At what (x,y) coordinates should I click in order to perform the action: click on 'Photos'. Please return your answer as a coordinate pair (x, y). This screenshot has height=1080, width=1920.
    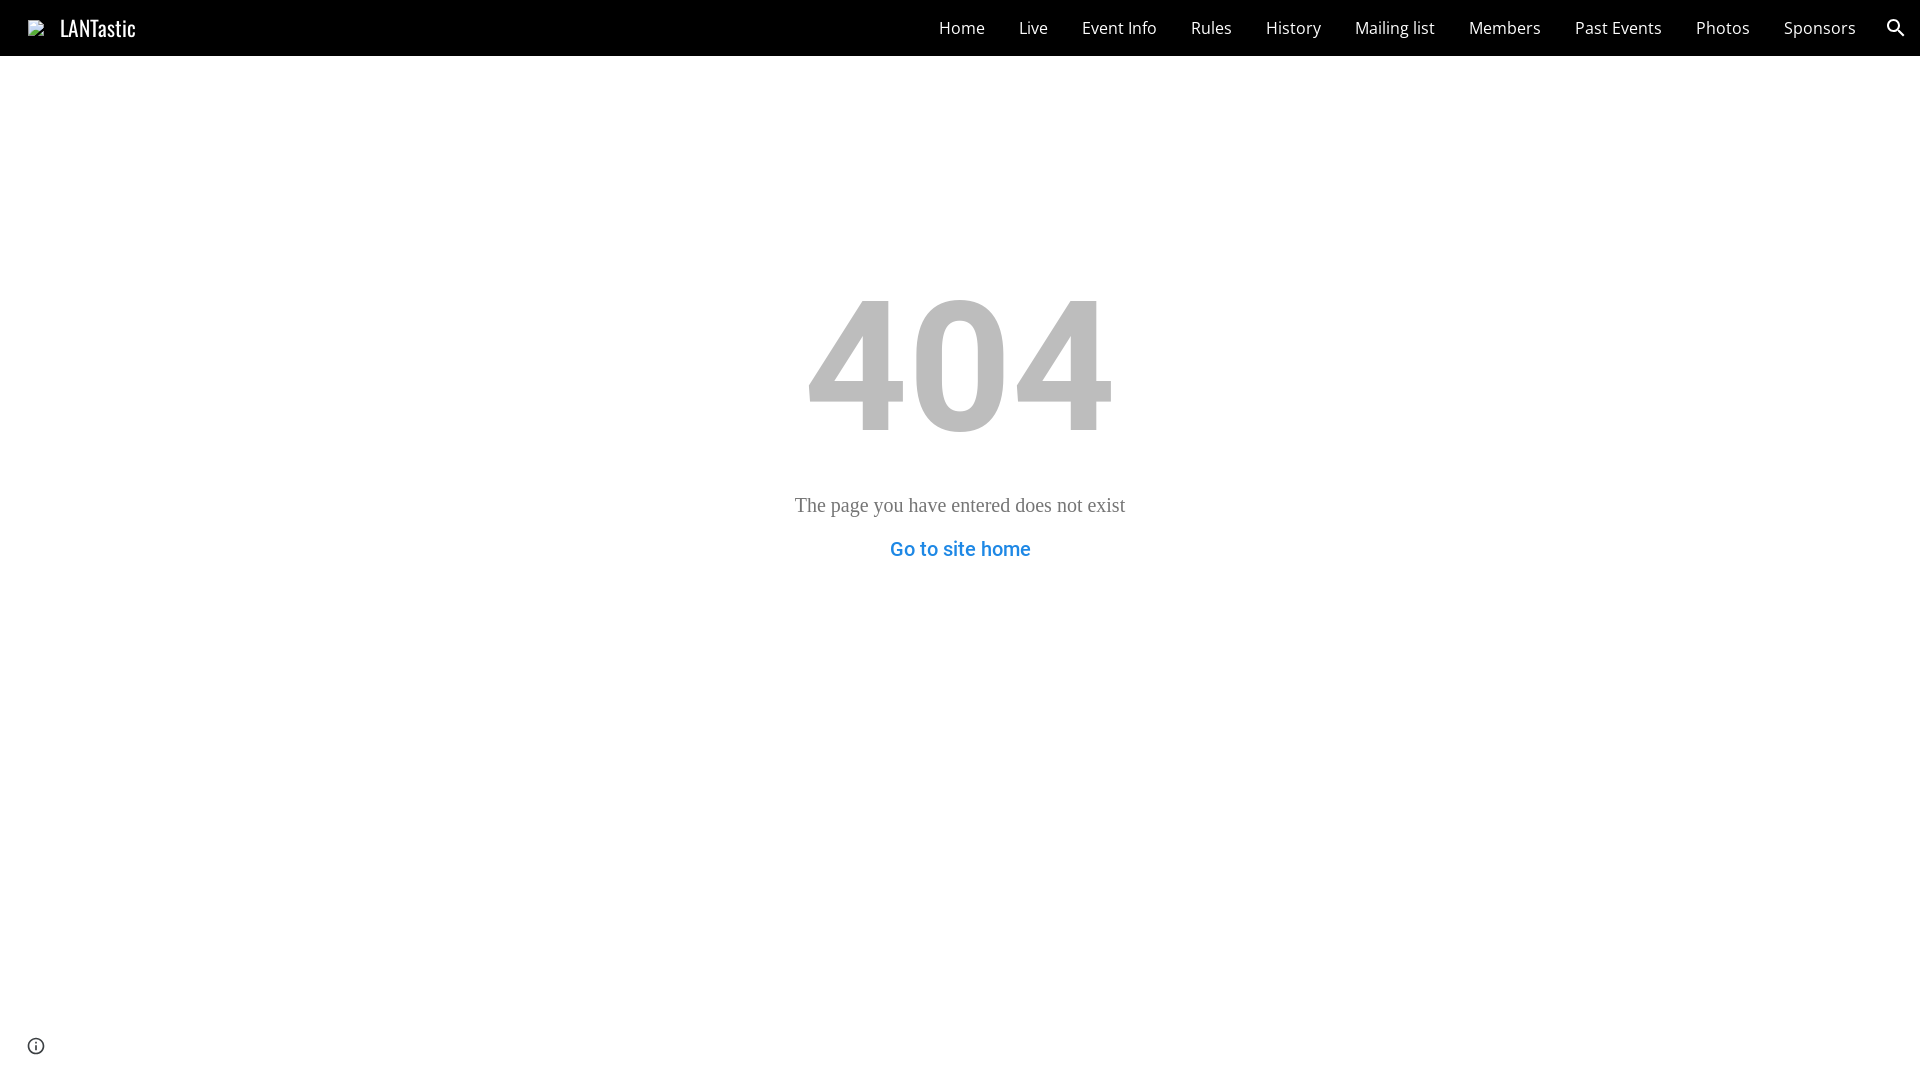
    Looking at the image, I should click on (1722, 27).